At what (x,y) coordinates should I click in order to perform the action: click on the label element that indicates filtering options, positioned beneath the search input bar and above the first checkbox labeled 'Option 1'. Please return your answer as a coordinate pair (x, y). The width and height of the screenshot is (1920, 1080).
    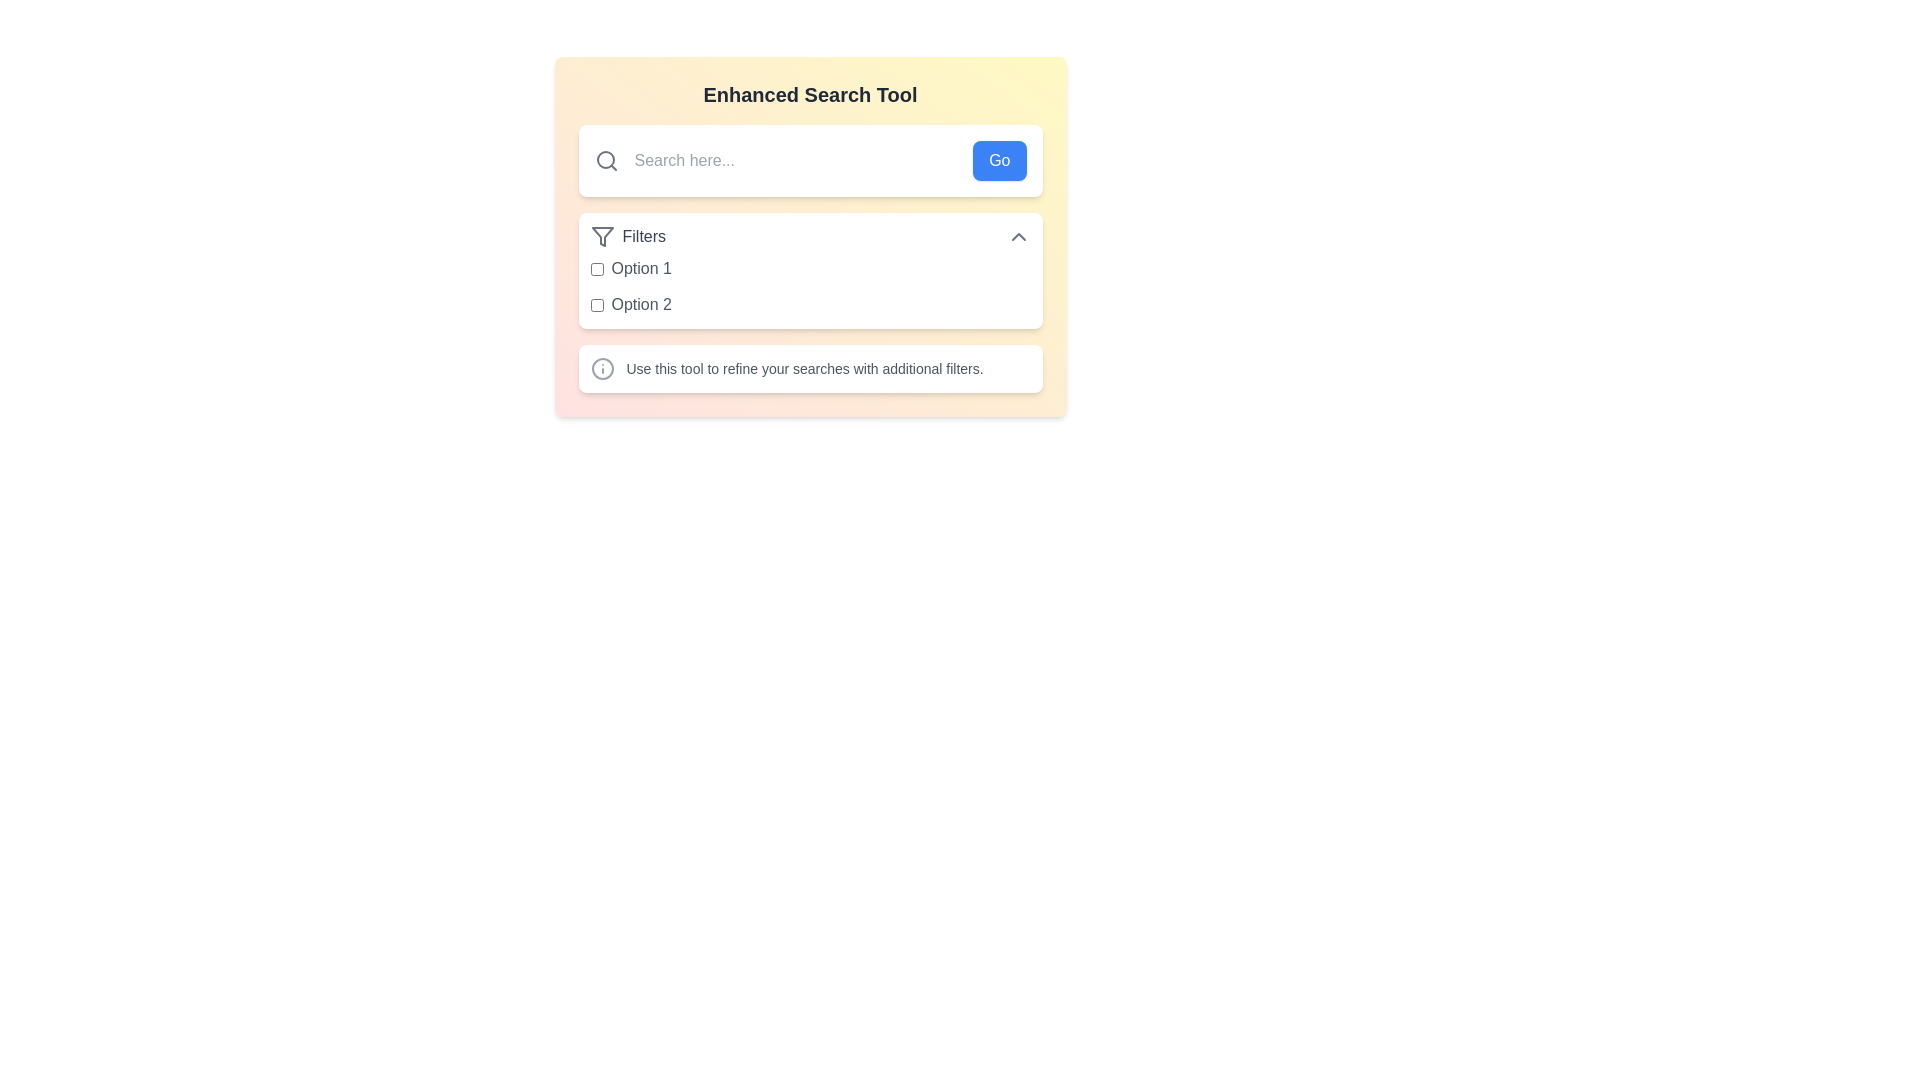
    Looking at the image, I should click on (627, 235).